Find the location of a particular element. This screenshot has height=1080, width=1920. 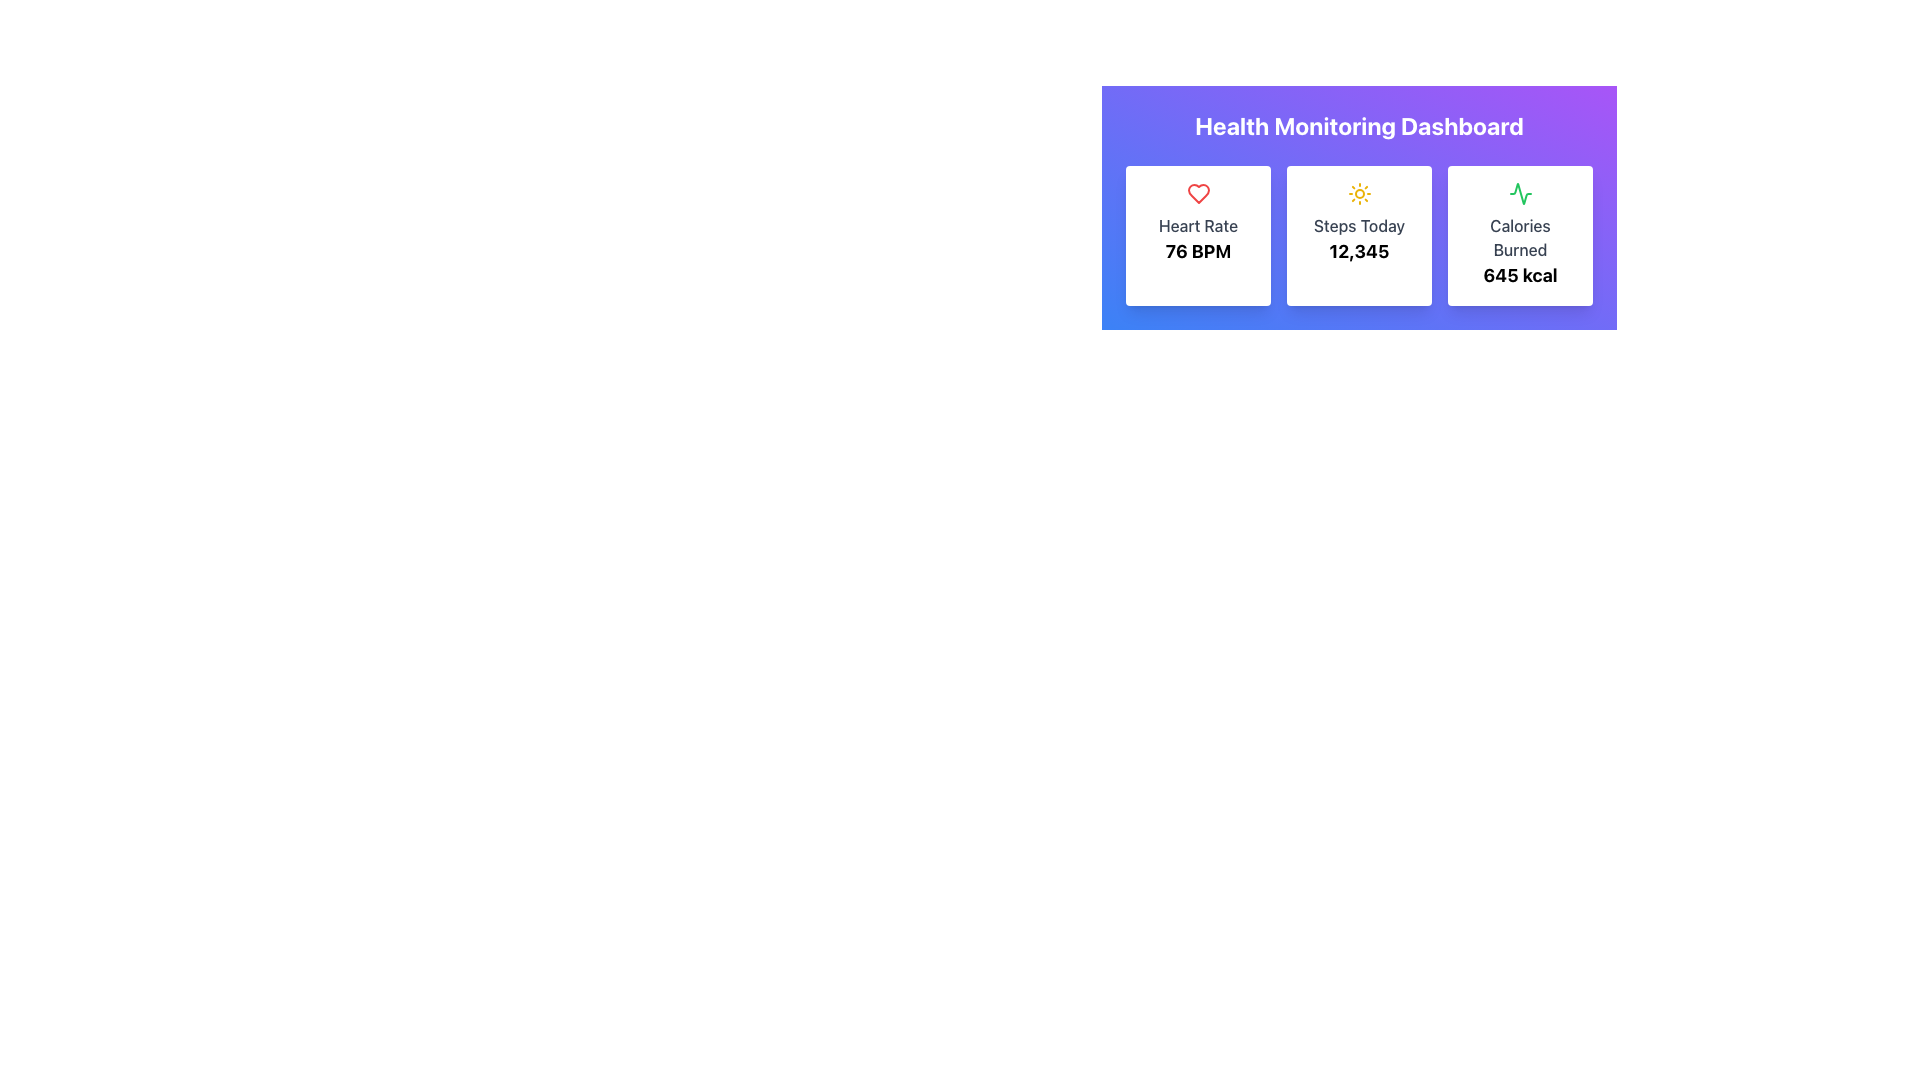

the displayed information on the Info card showing 'Calories Burned' and '645 kcal', located in the rightmost position among three white cards is located at coordinates (1520, 234).